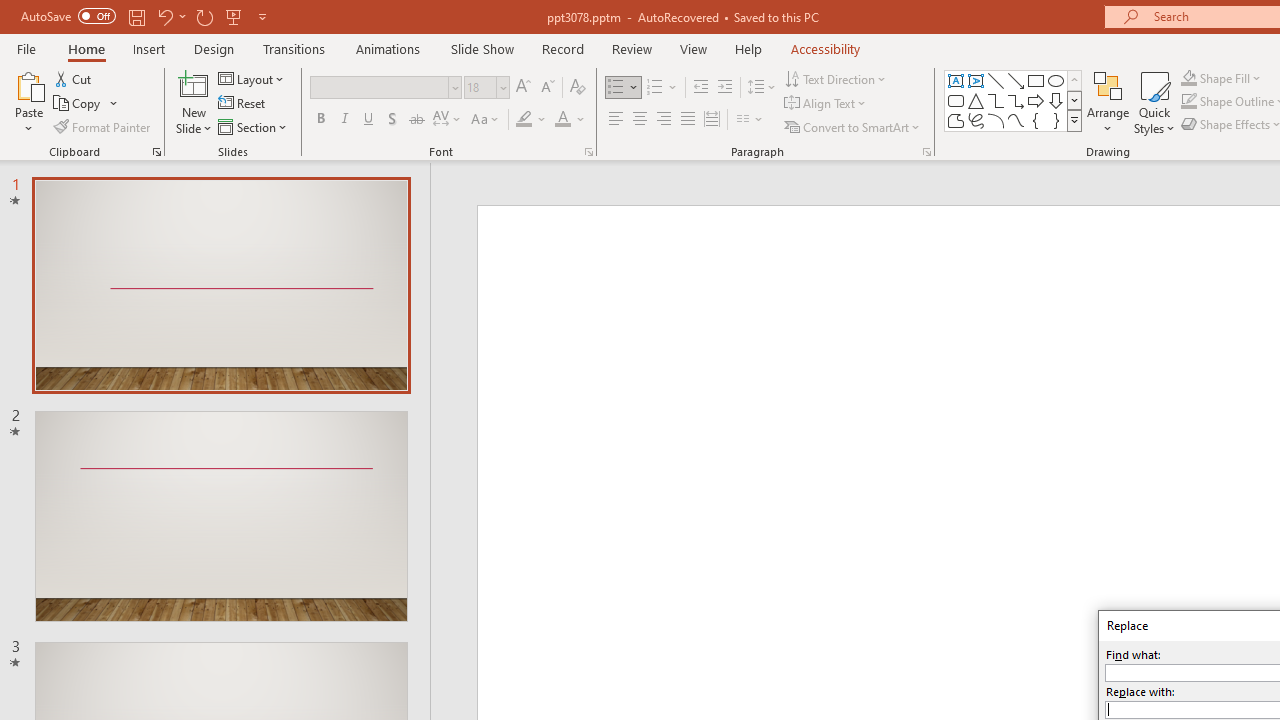 This screenshot has width=1280, height=720. Describe the element at coordinates (486, 86) in the screenshot. I see `'Font Size'` at that location.